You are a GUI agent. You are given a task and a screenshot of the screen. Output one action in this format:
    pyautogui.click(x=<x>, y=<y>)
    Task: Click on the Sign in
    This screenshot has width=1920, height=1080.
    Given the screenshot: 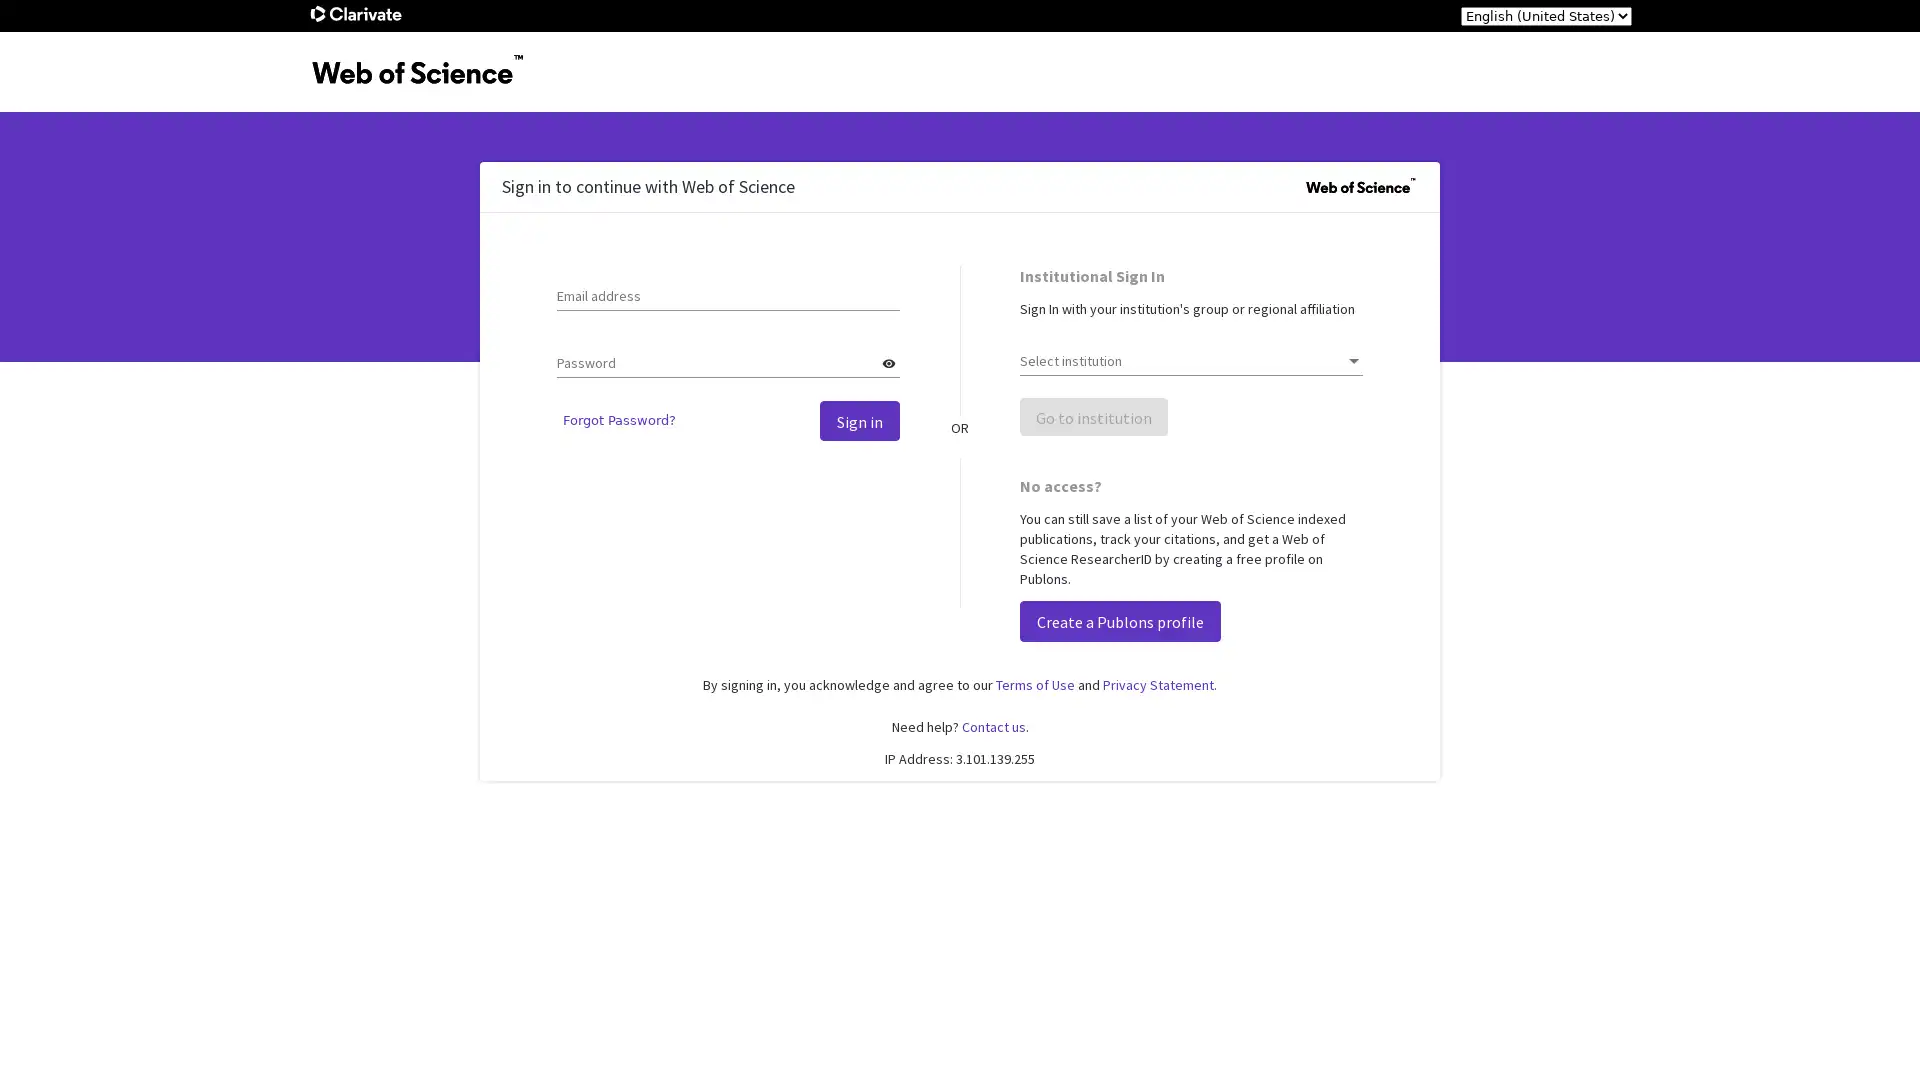 What is the action you would take?
    pyautogui.click(x=859, y=419)
    